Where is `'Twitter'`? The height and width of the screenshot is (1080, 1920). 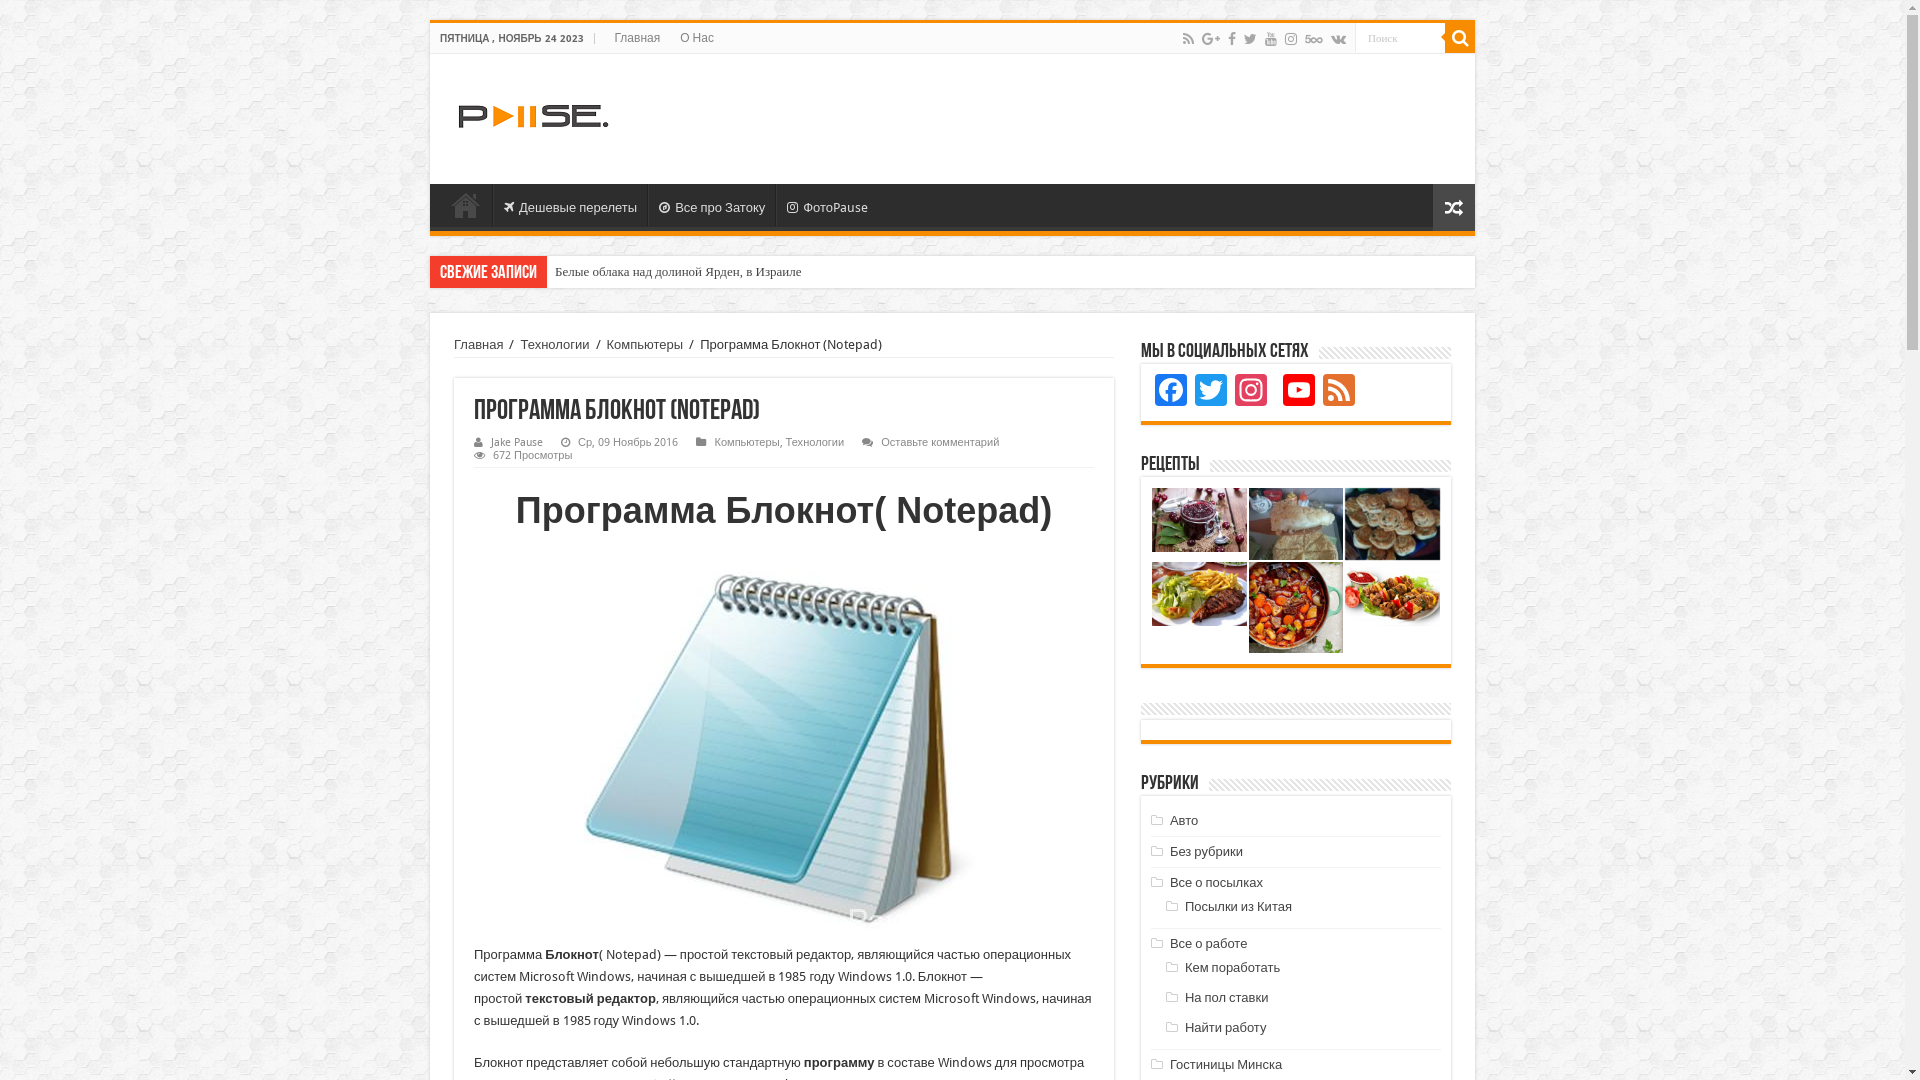 'Twitter' is located at coordinates (1209, 392).